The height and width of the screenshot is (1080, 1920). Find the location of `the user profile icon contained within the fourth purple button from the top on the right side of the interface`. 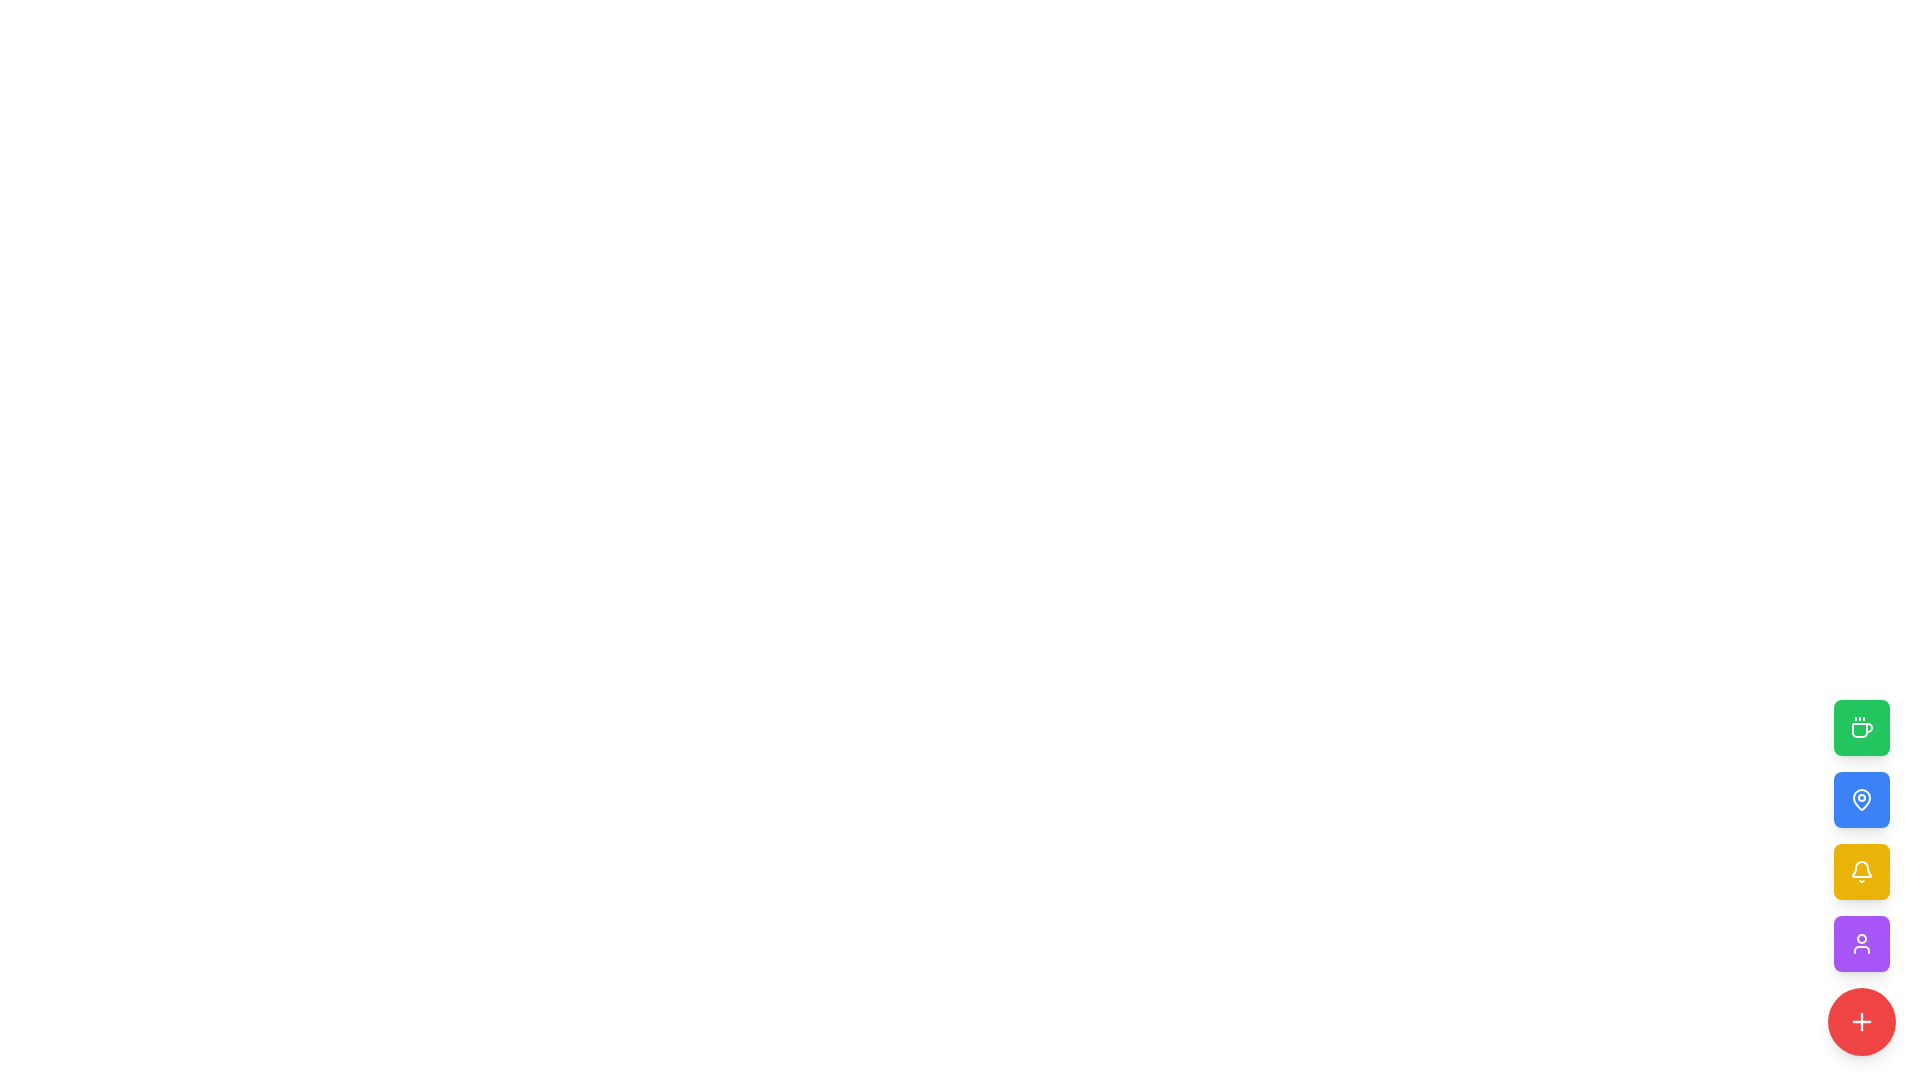

the user profile icon contained within the fourth purple button from the top on the right side of the interface is located at coordinates (1861, 944).